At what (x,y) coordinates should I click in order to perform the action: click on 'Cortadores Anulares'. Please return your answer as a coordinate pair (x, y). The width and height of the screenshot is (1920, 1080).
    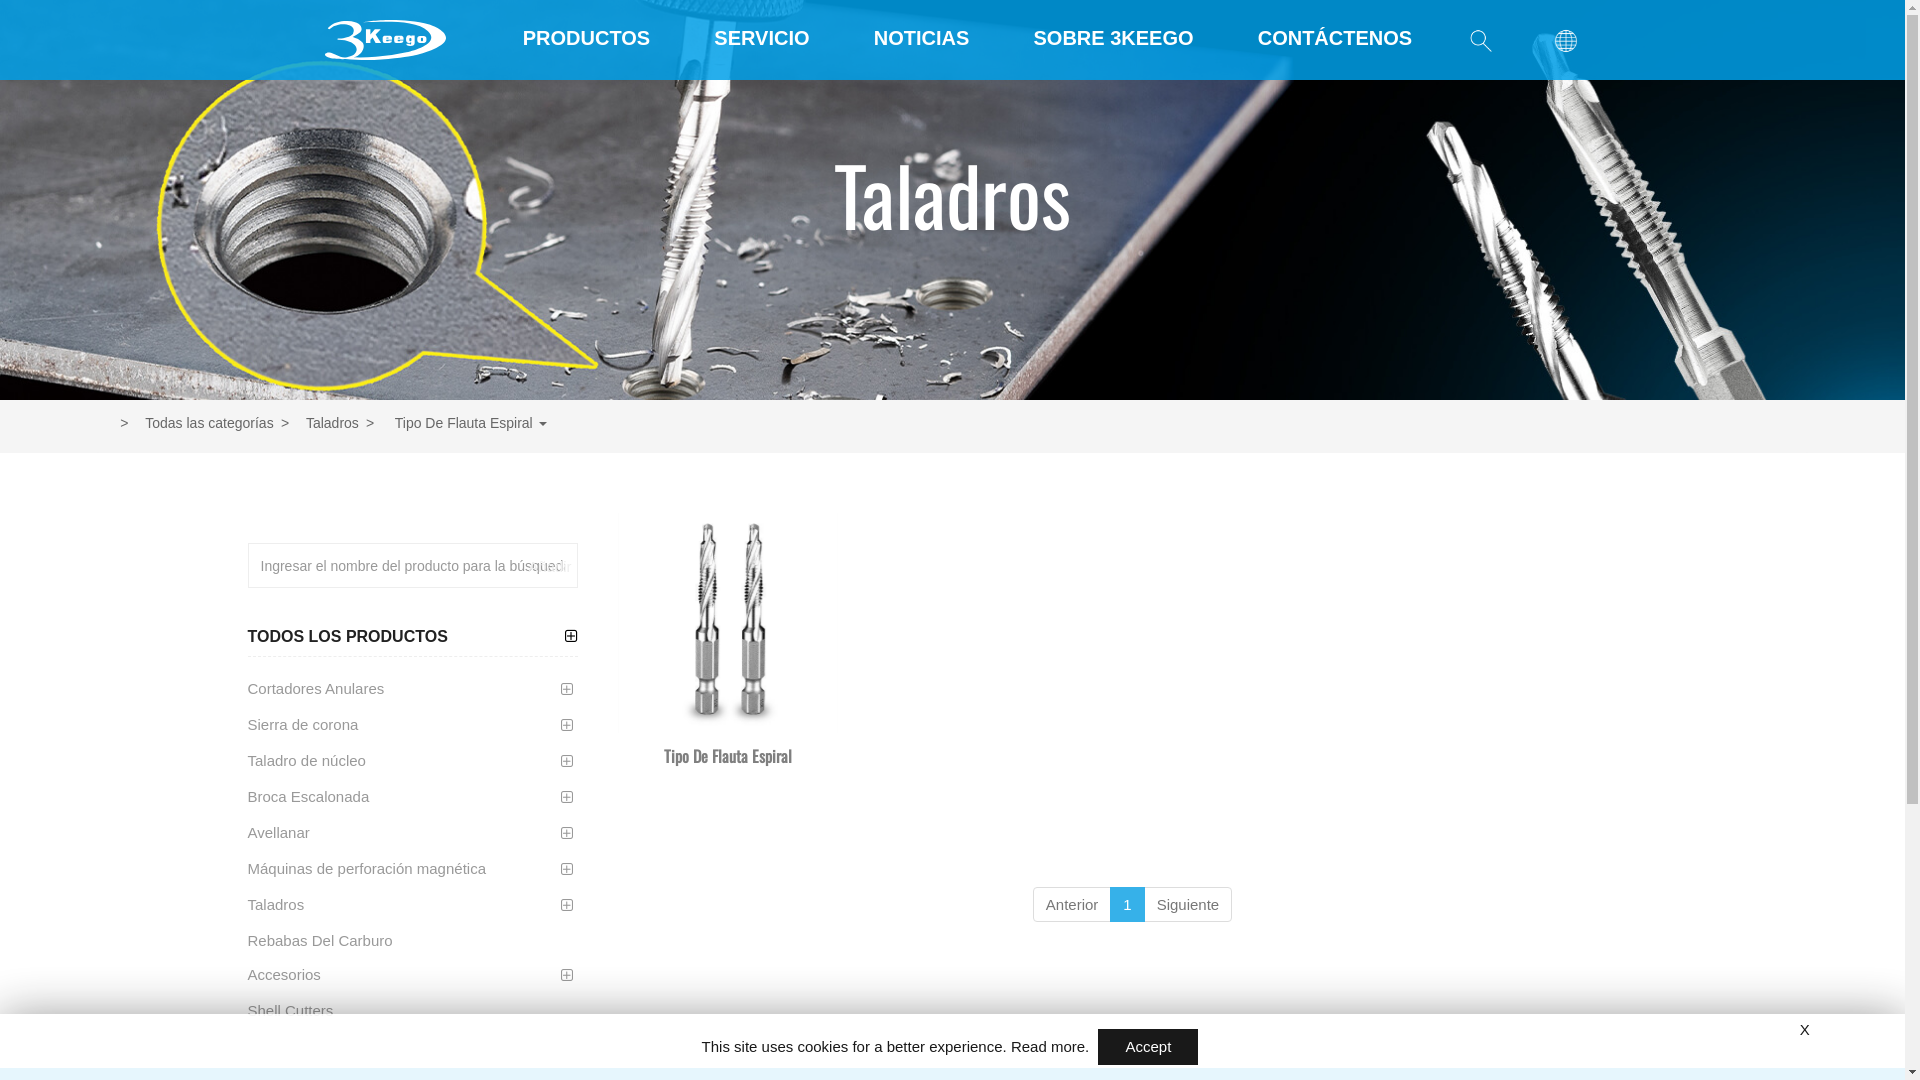
    Looking at the image, I should click on (315, 688).